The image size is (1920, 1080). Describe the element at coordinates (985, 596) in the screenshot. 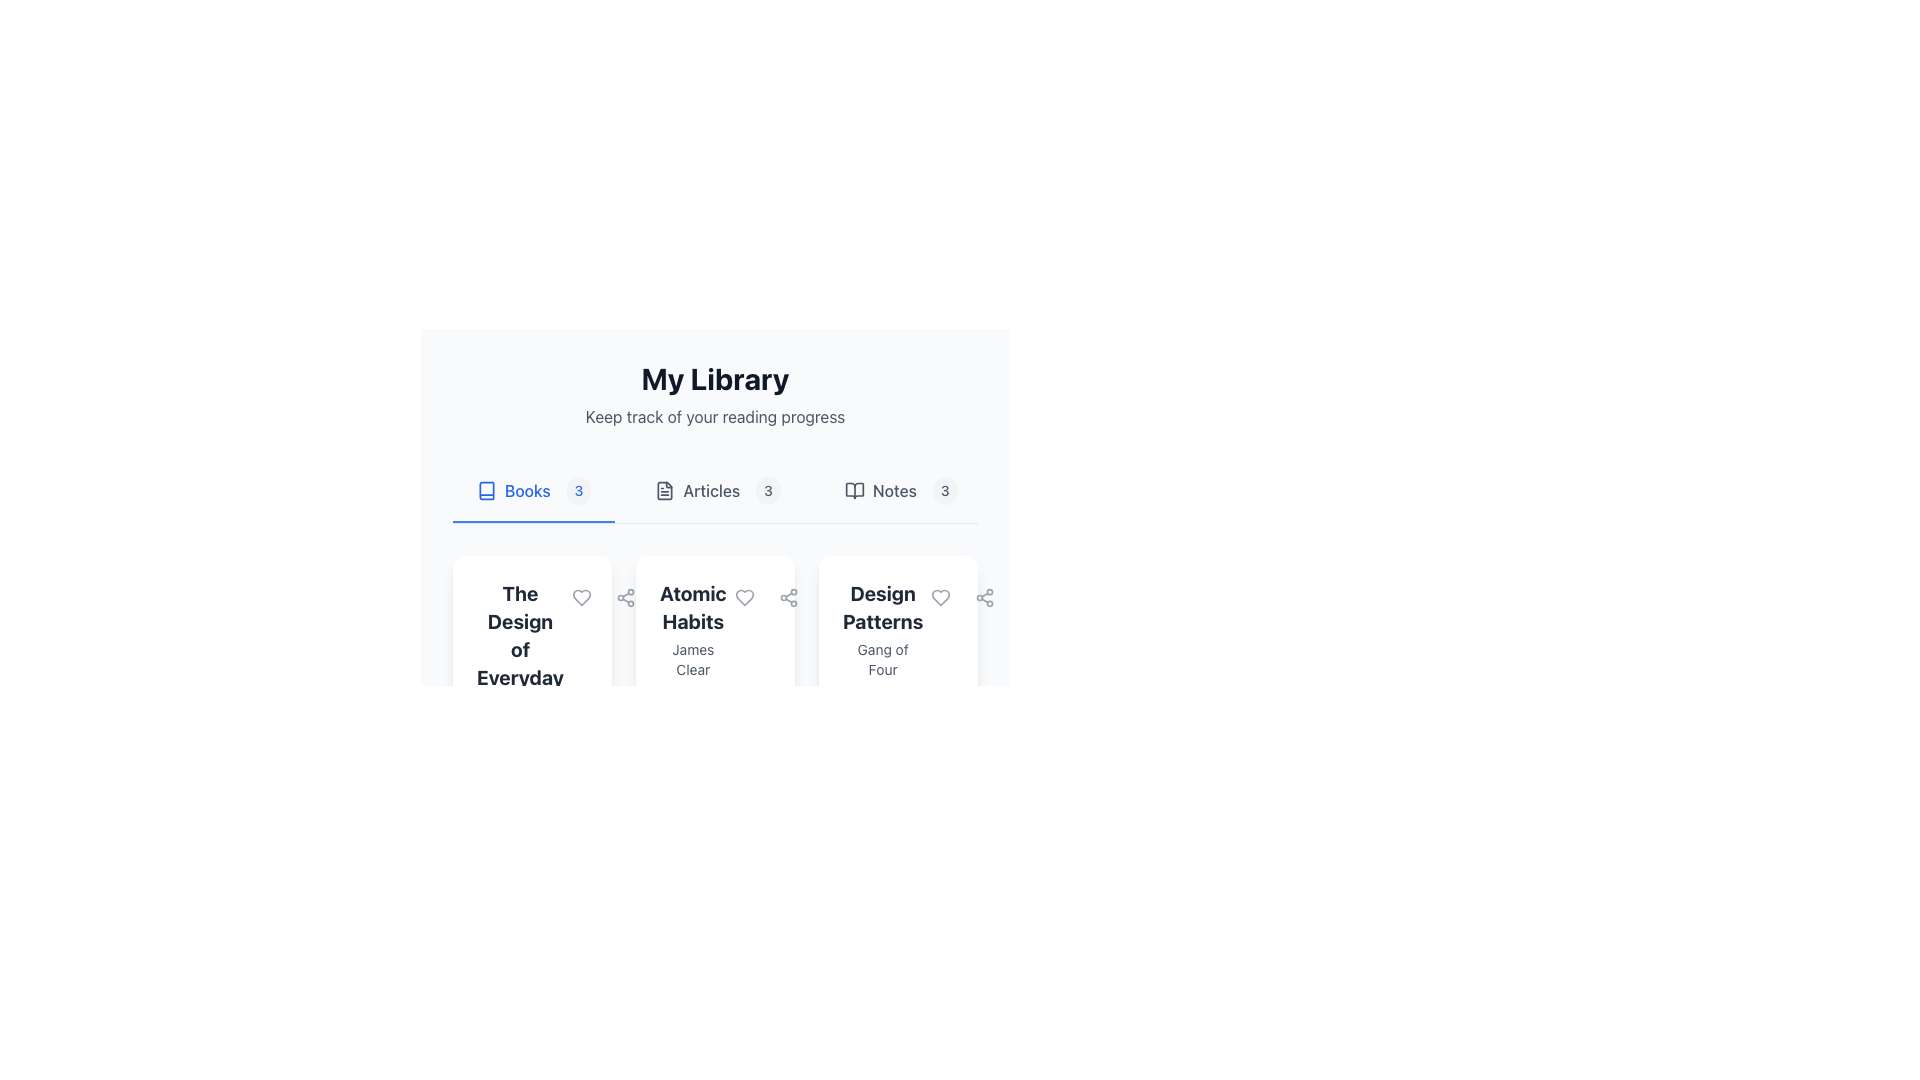

I see `the sharing options icon located in the top-right corner of the third card section under the 'Design Patterns' book` at that location.